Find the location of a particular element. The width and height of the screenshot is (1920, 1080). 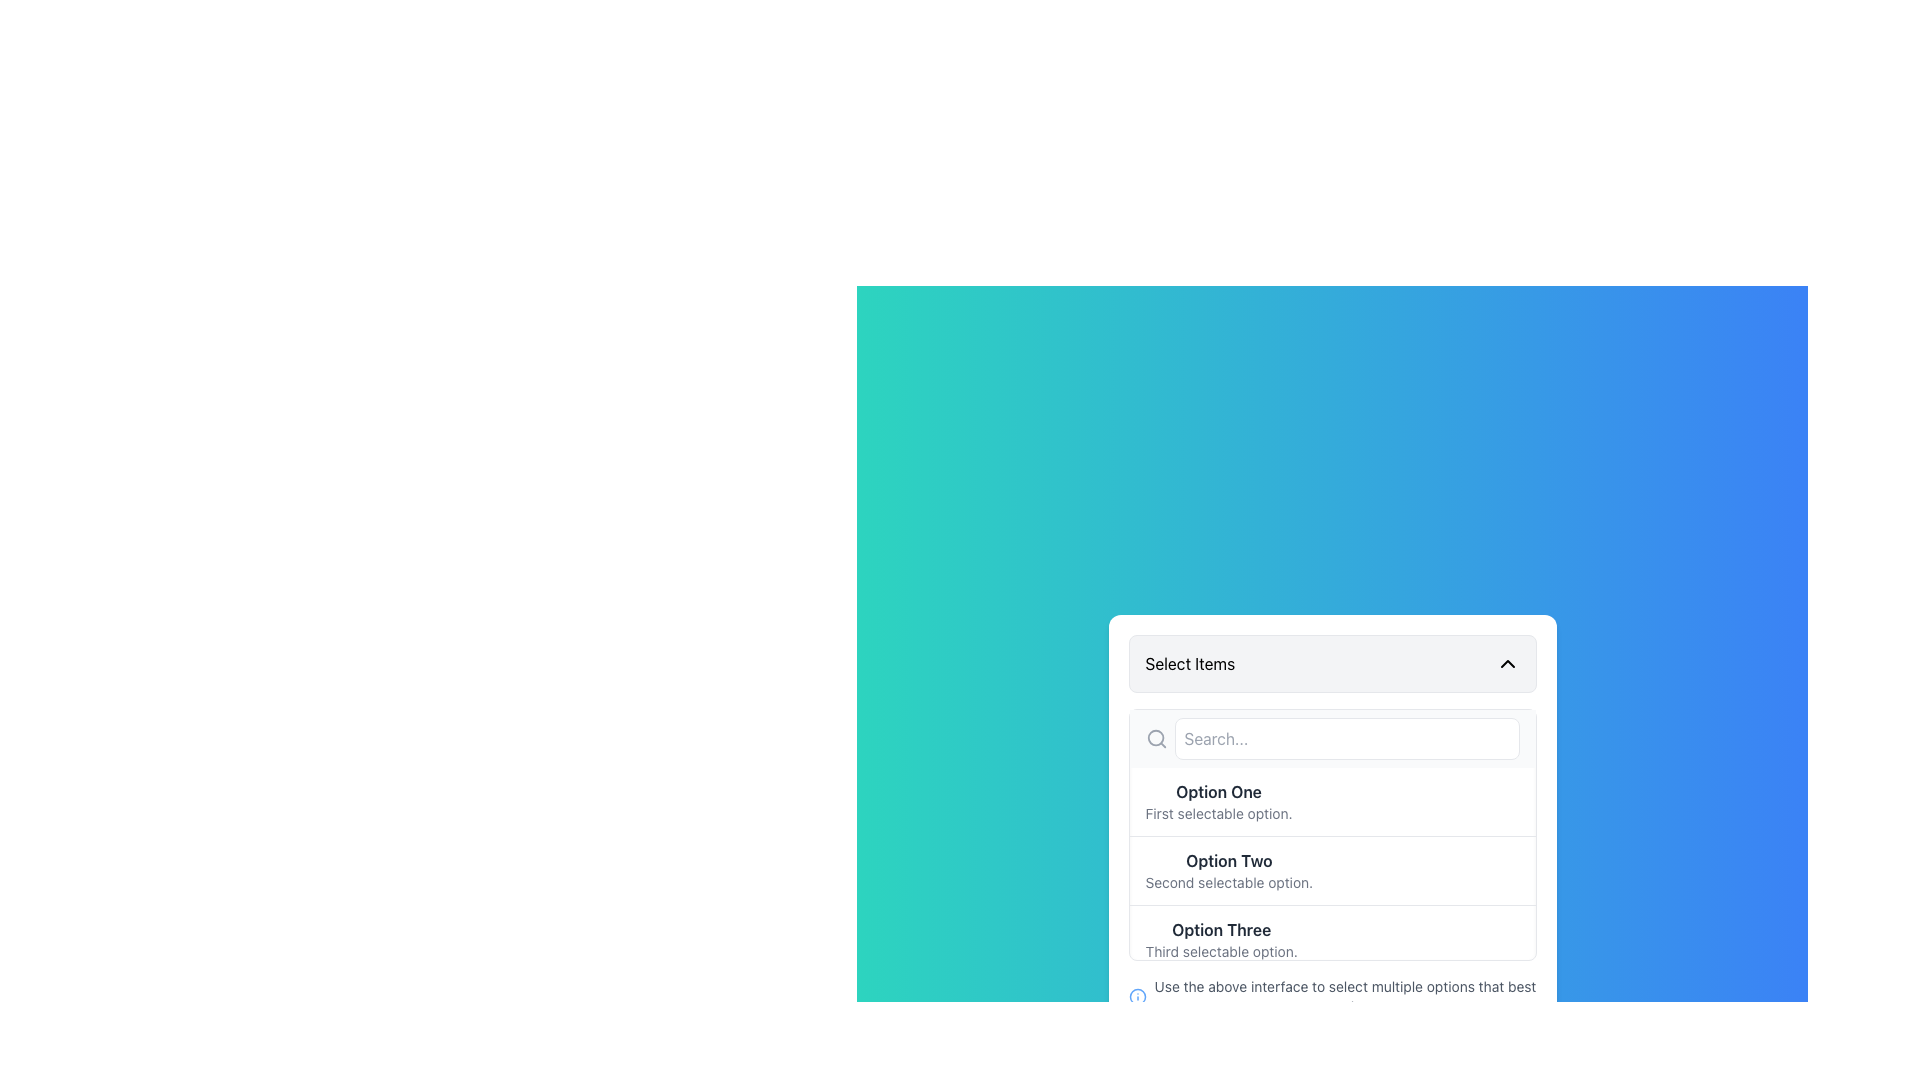

the Dropdown Activator located at the top of the white box is located at coordinates (1332, 663).